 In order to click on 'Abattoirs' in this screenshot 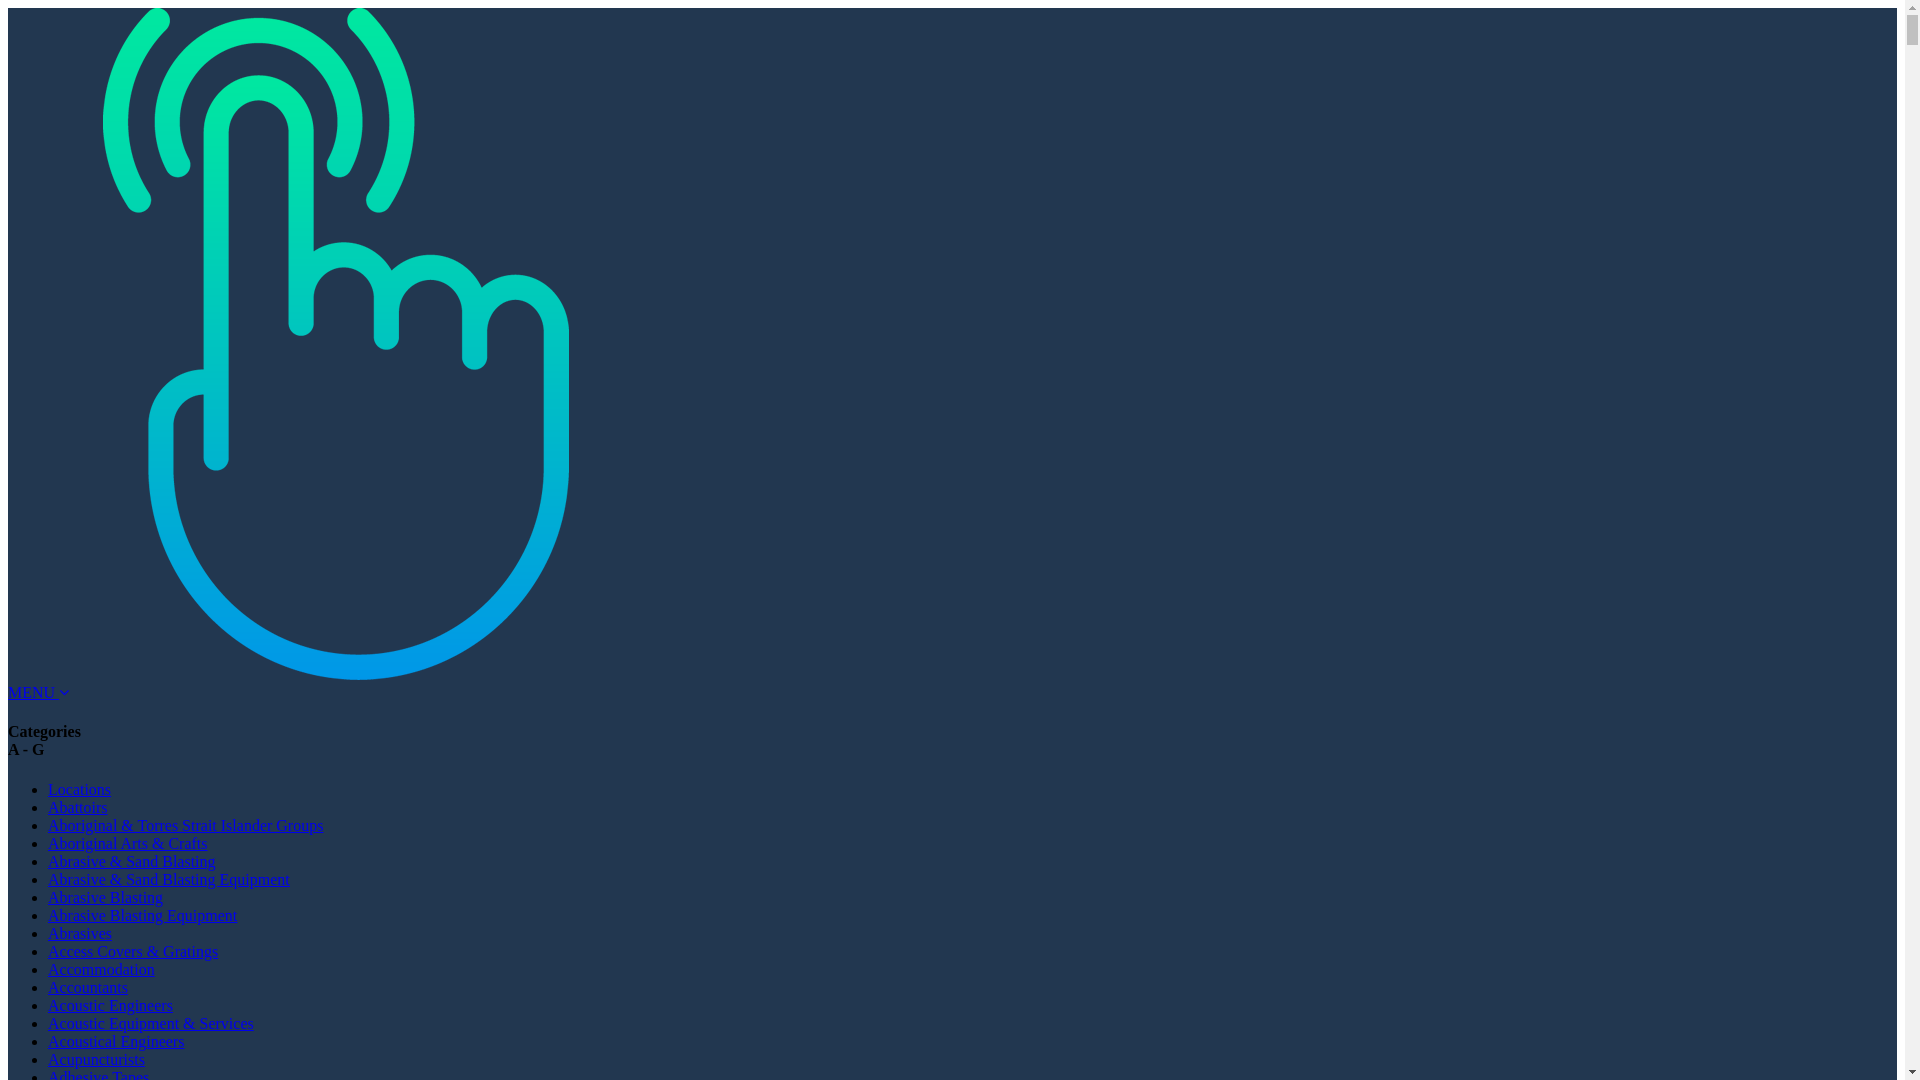, I will do `click(77, 806)`.